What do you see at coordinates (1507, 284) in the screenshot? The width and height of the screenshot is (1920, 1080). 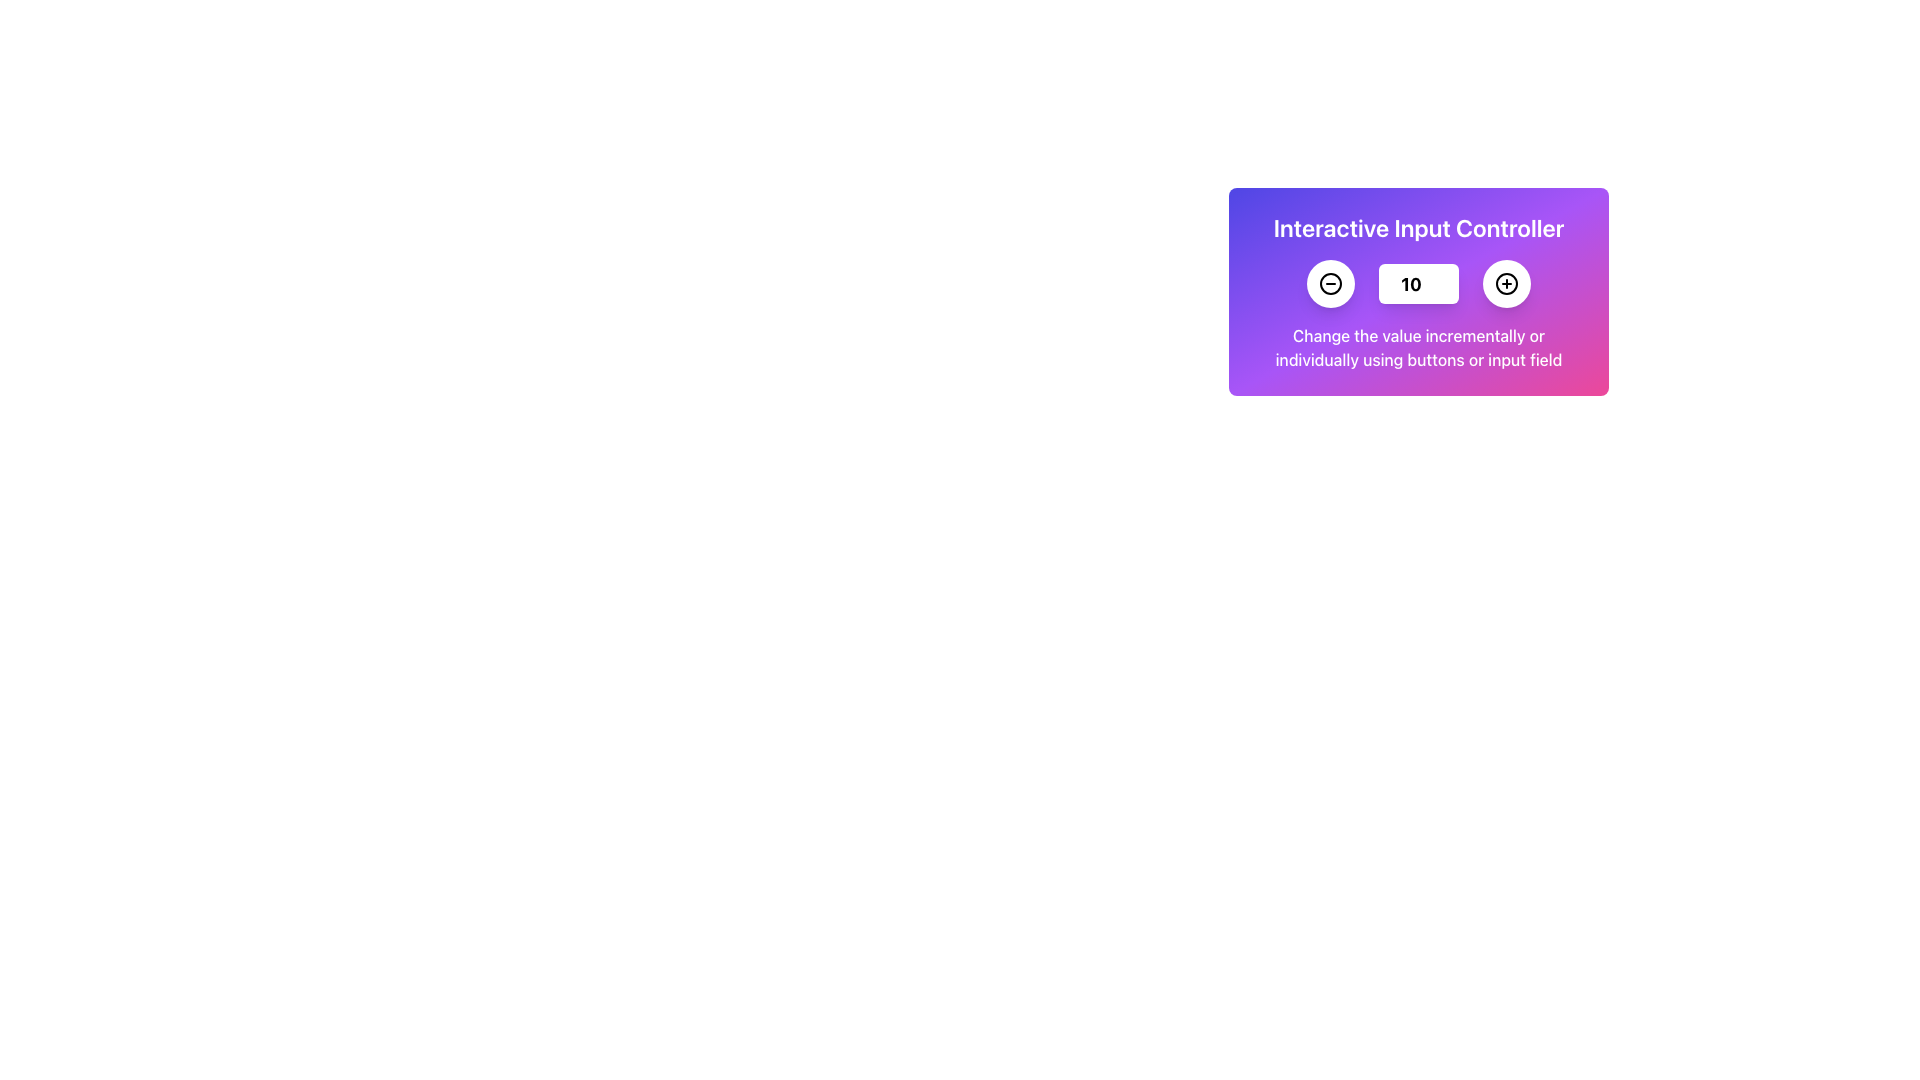 I see `the increment button located to the right of the number input field and the minus button in the Interactive Input Controller section` at bounding box center [1507, 284].